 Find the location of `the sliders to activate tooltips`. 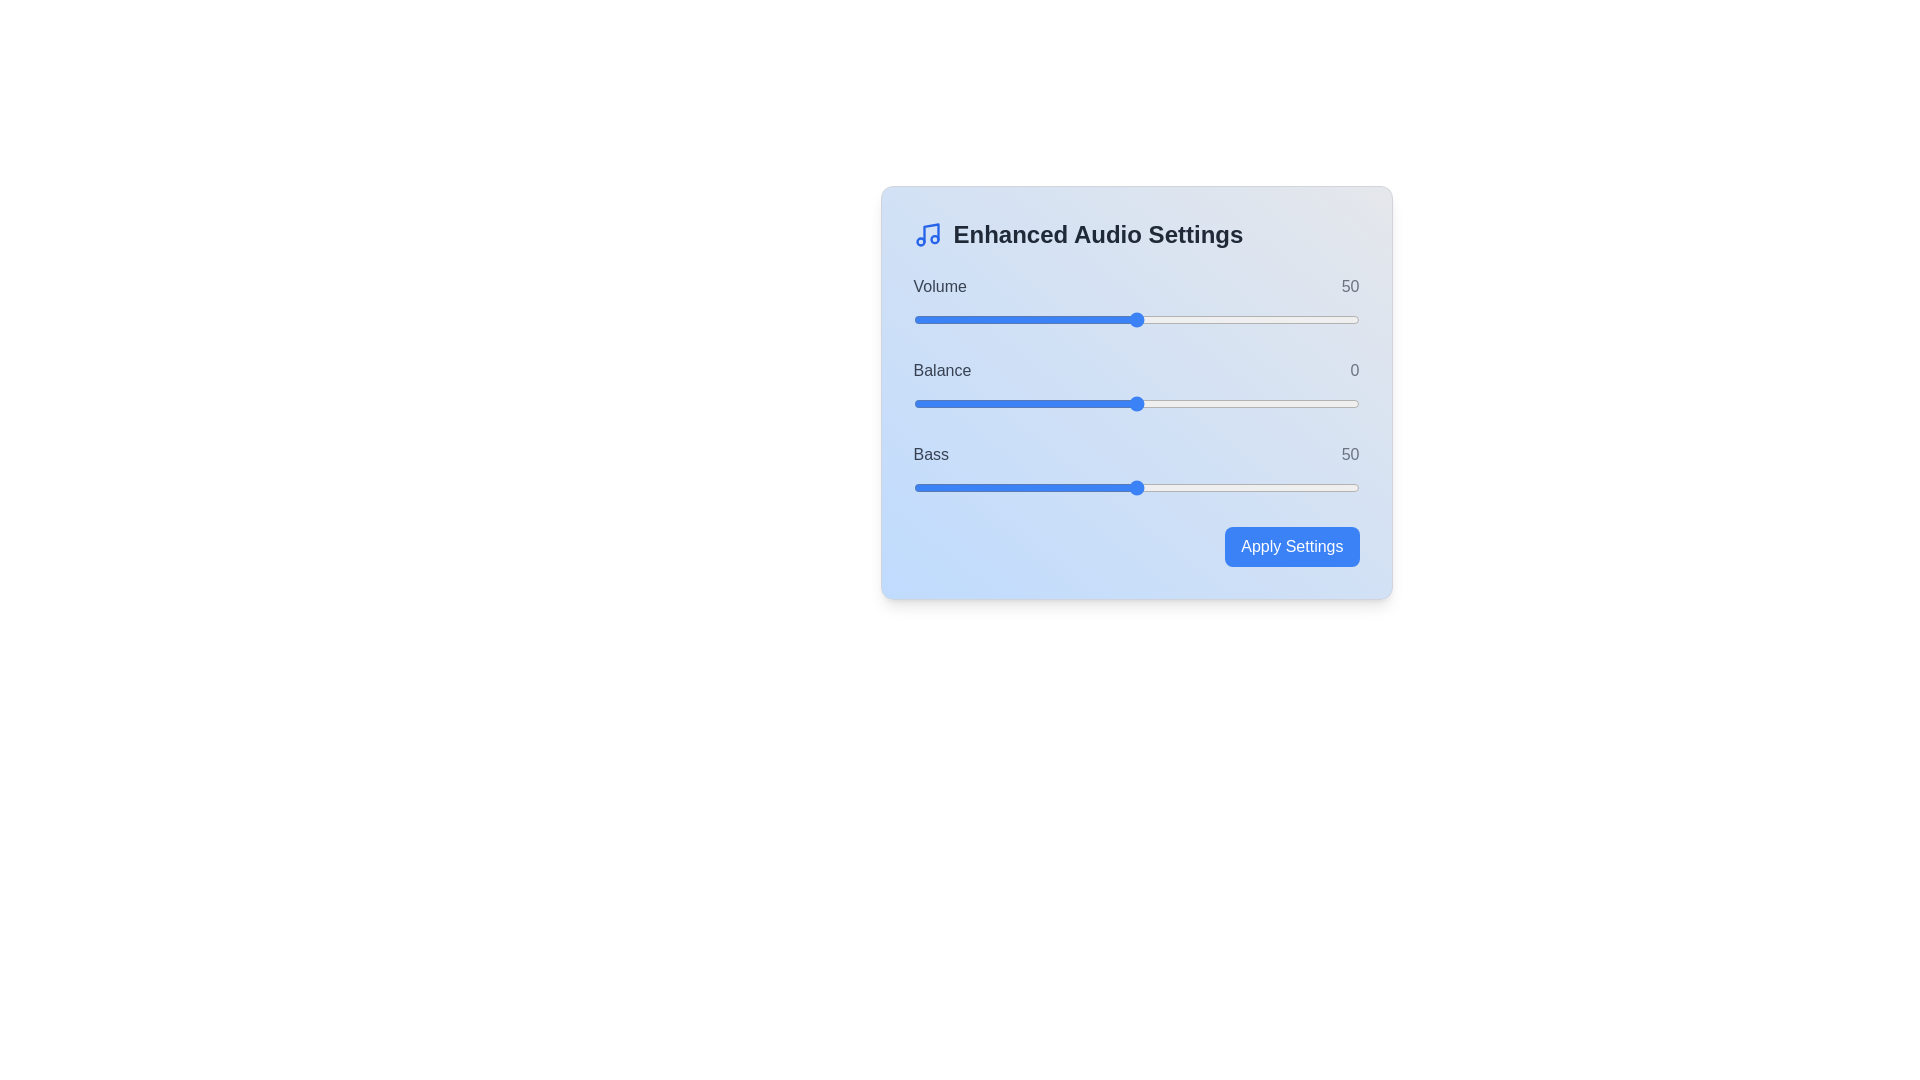

the sliders to activate tooltips is located at coordinates (1136, 319).